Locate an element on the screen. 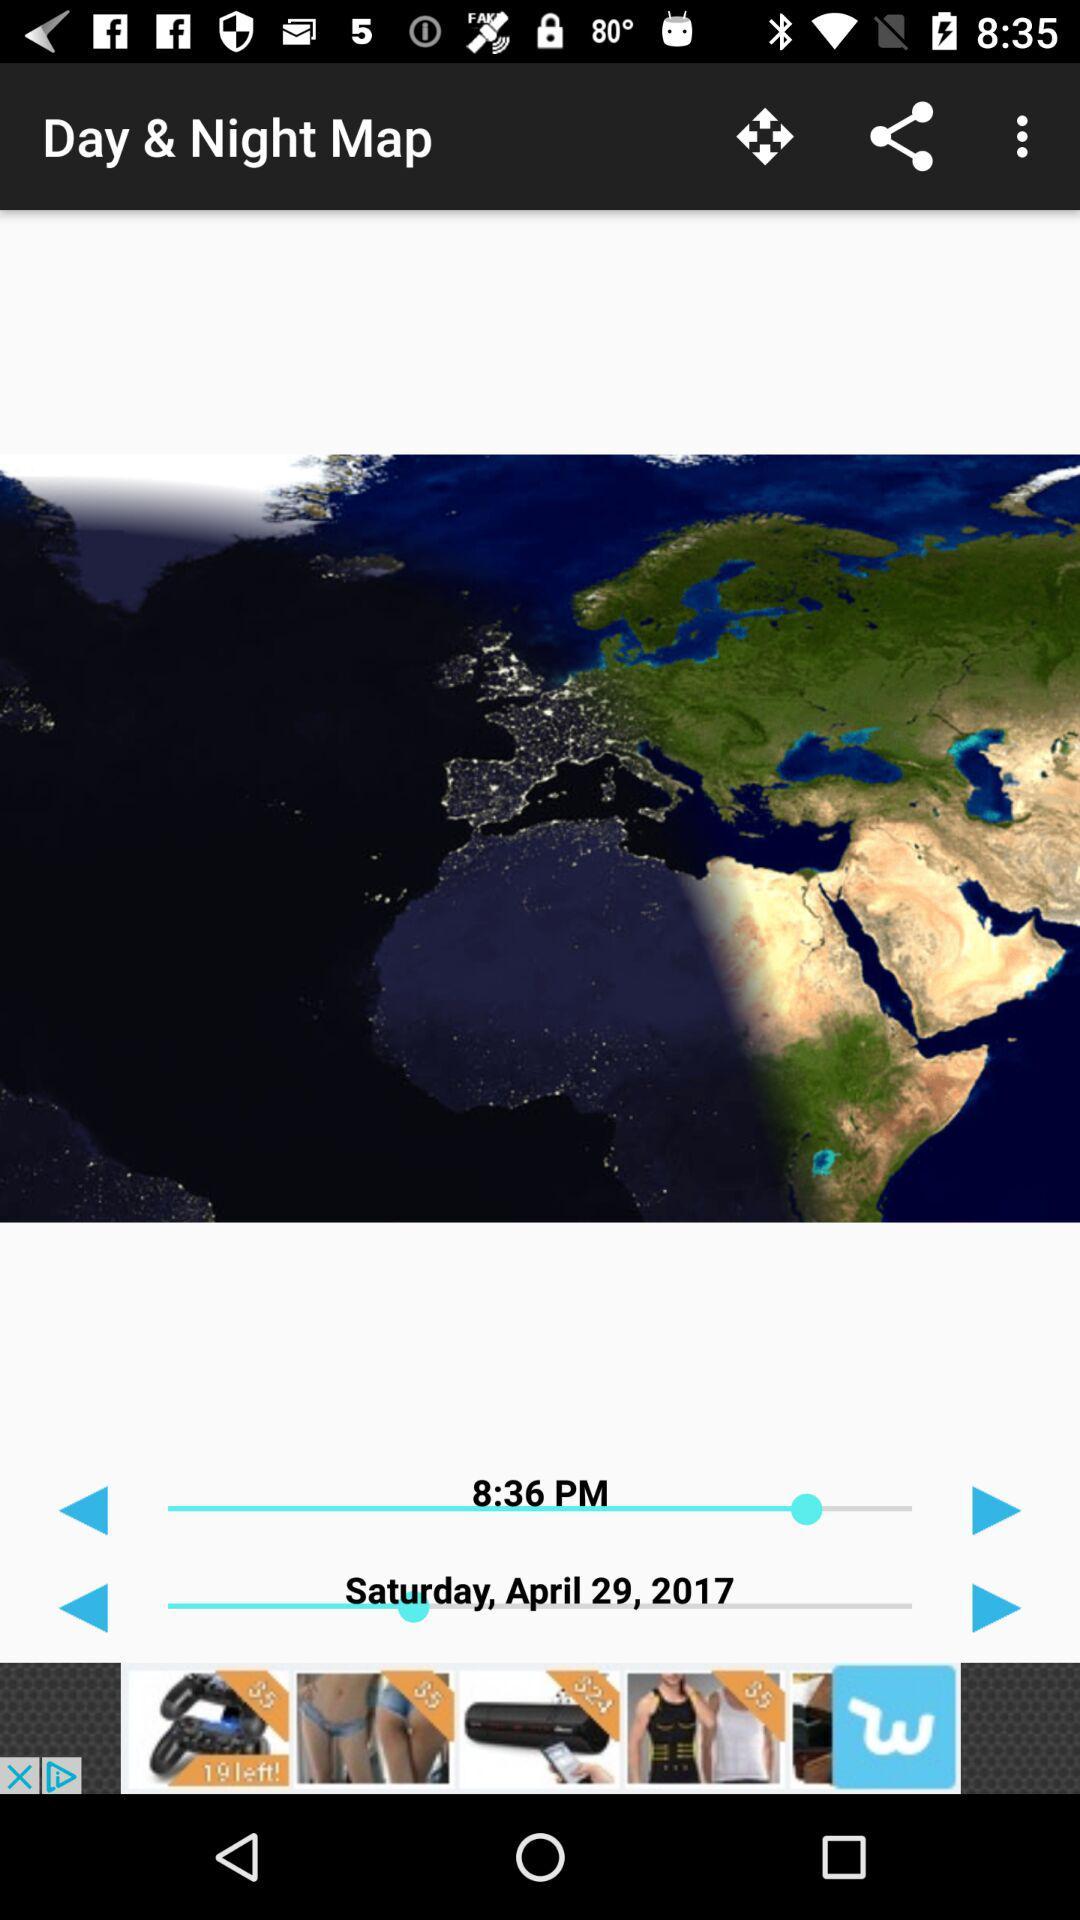 The image size is (1080, 1920). banner is located at coordinates (540, 1727).